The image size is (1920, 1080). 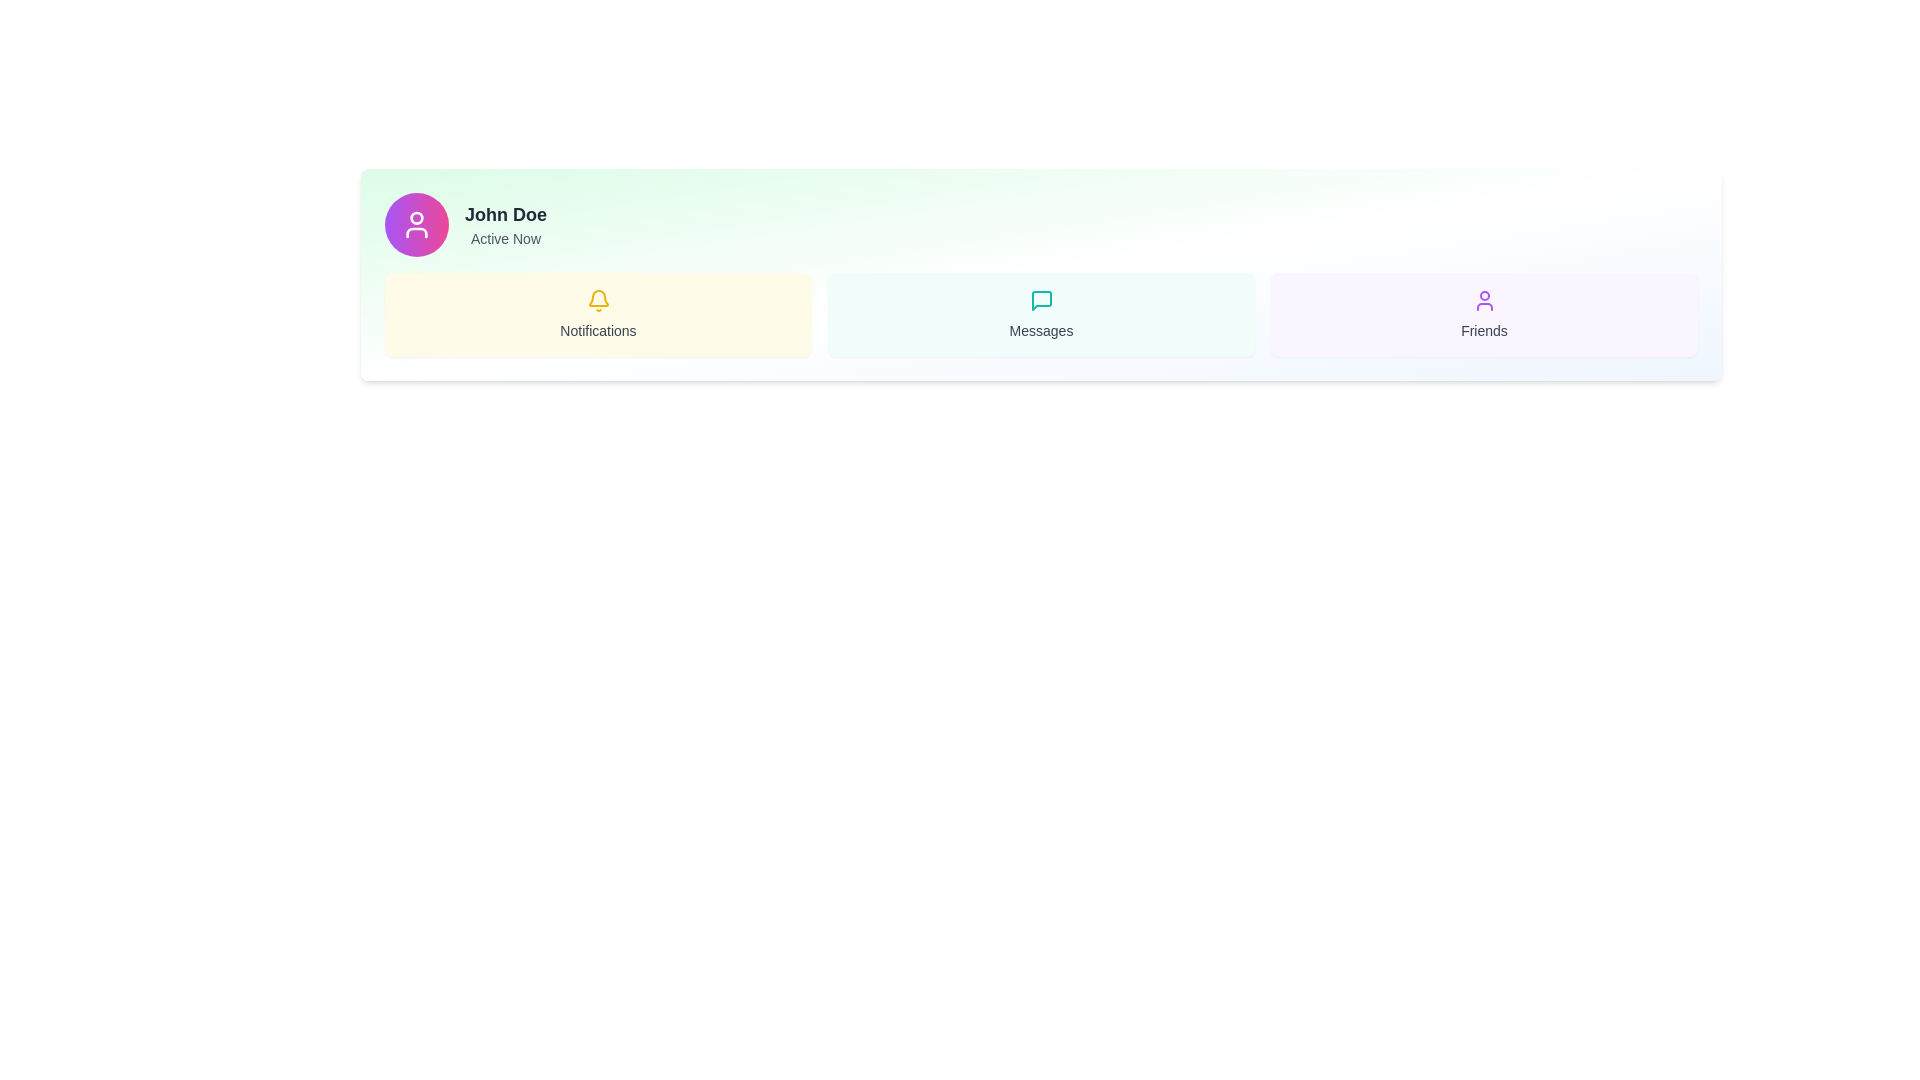 I want to click on the small circular SVG element that is part of the user profile icon located at the top-right section of the user interface, so click(x=416, y=218).